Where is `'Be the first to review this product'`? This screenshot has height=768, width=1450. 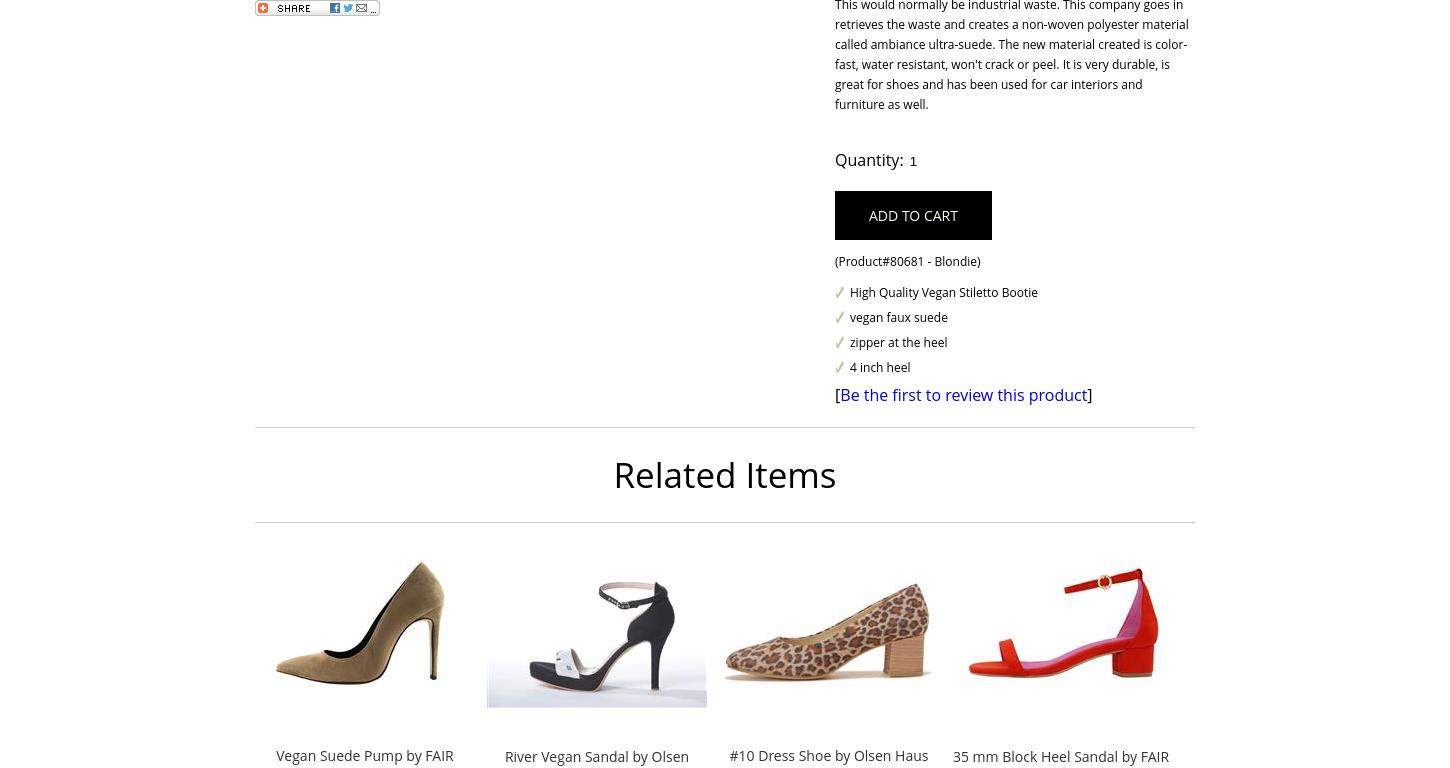 'Be the first to review this product' is located at coordinates (962, 393).